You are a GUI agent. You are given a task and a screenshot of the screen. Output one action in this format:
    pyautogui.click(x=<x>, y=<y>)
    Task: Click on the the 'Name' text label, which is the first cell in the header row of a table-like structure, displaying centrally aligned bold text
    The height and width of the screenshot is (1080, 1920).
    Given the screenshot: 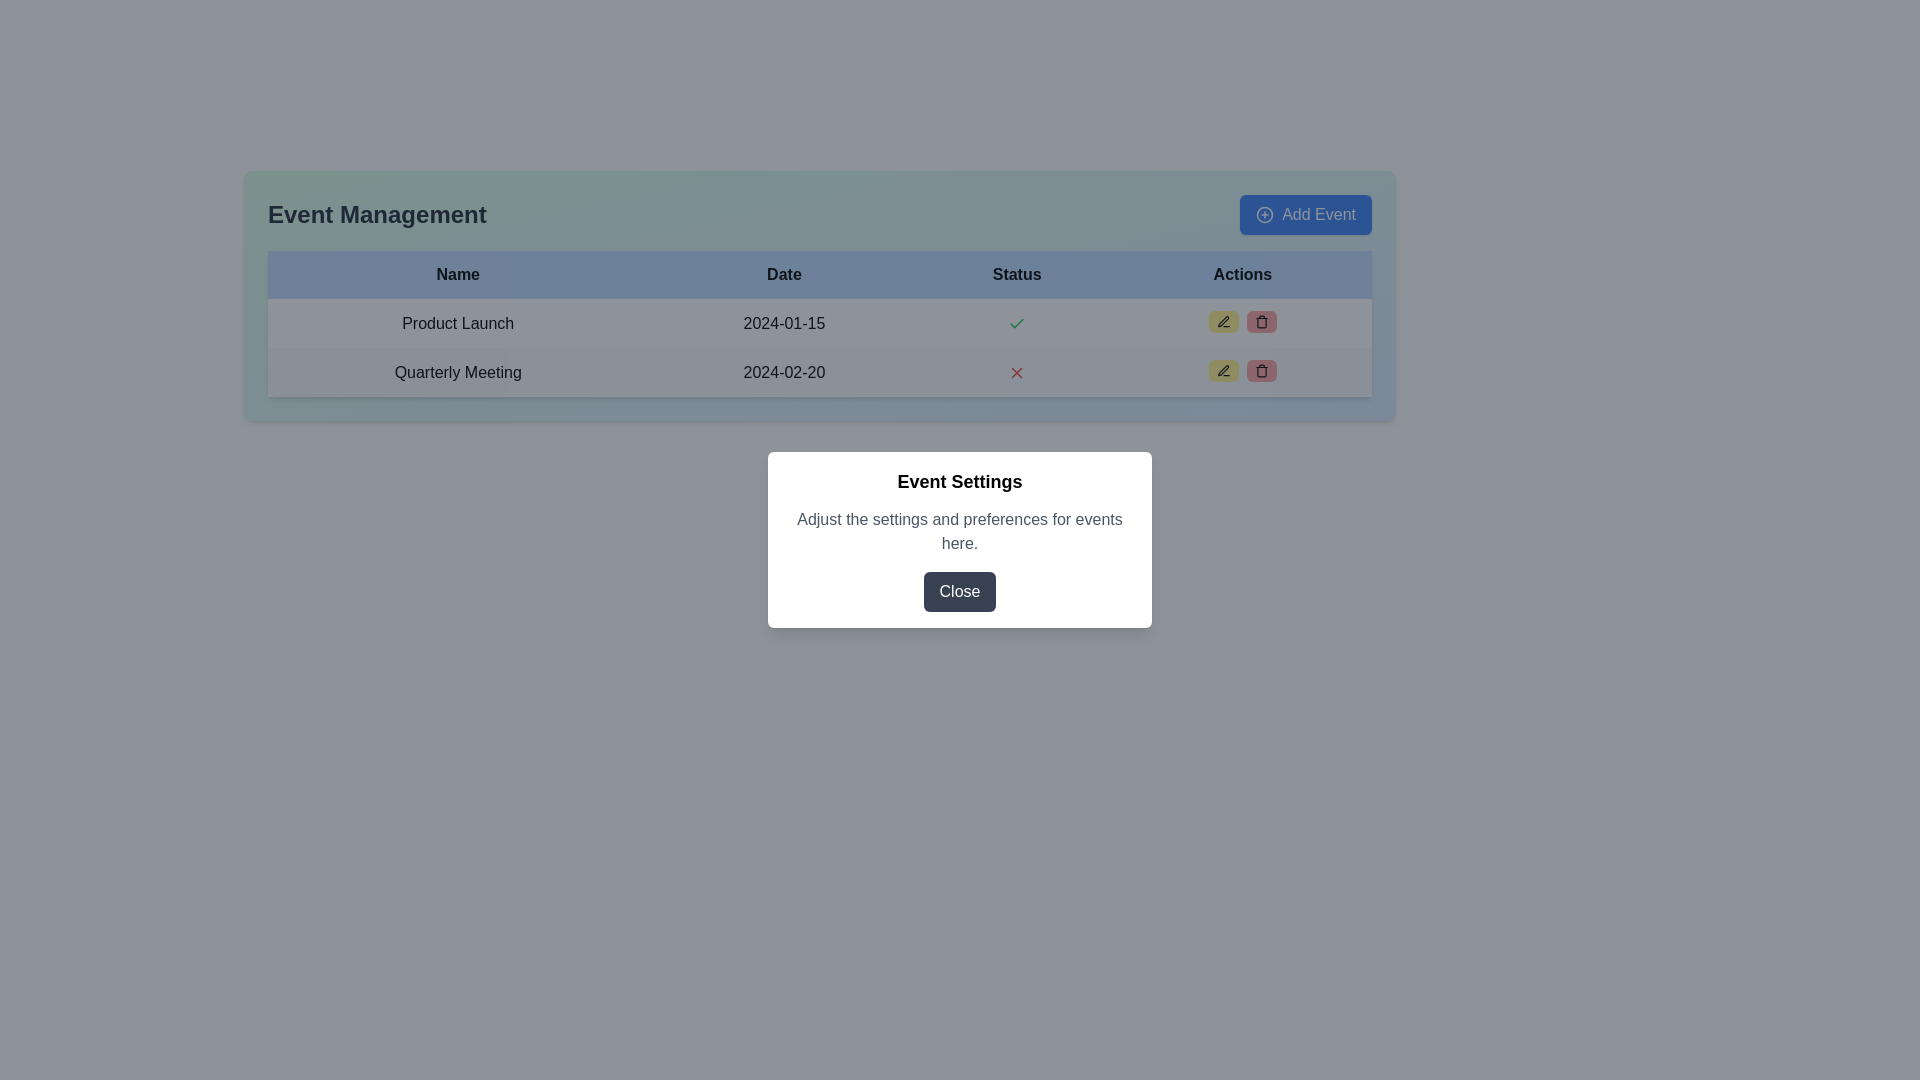 What is the action you would take?
    pyautogui.click(x=457, y=274)
    